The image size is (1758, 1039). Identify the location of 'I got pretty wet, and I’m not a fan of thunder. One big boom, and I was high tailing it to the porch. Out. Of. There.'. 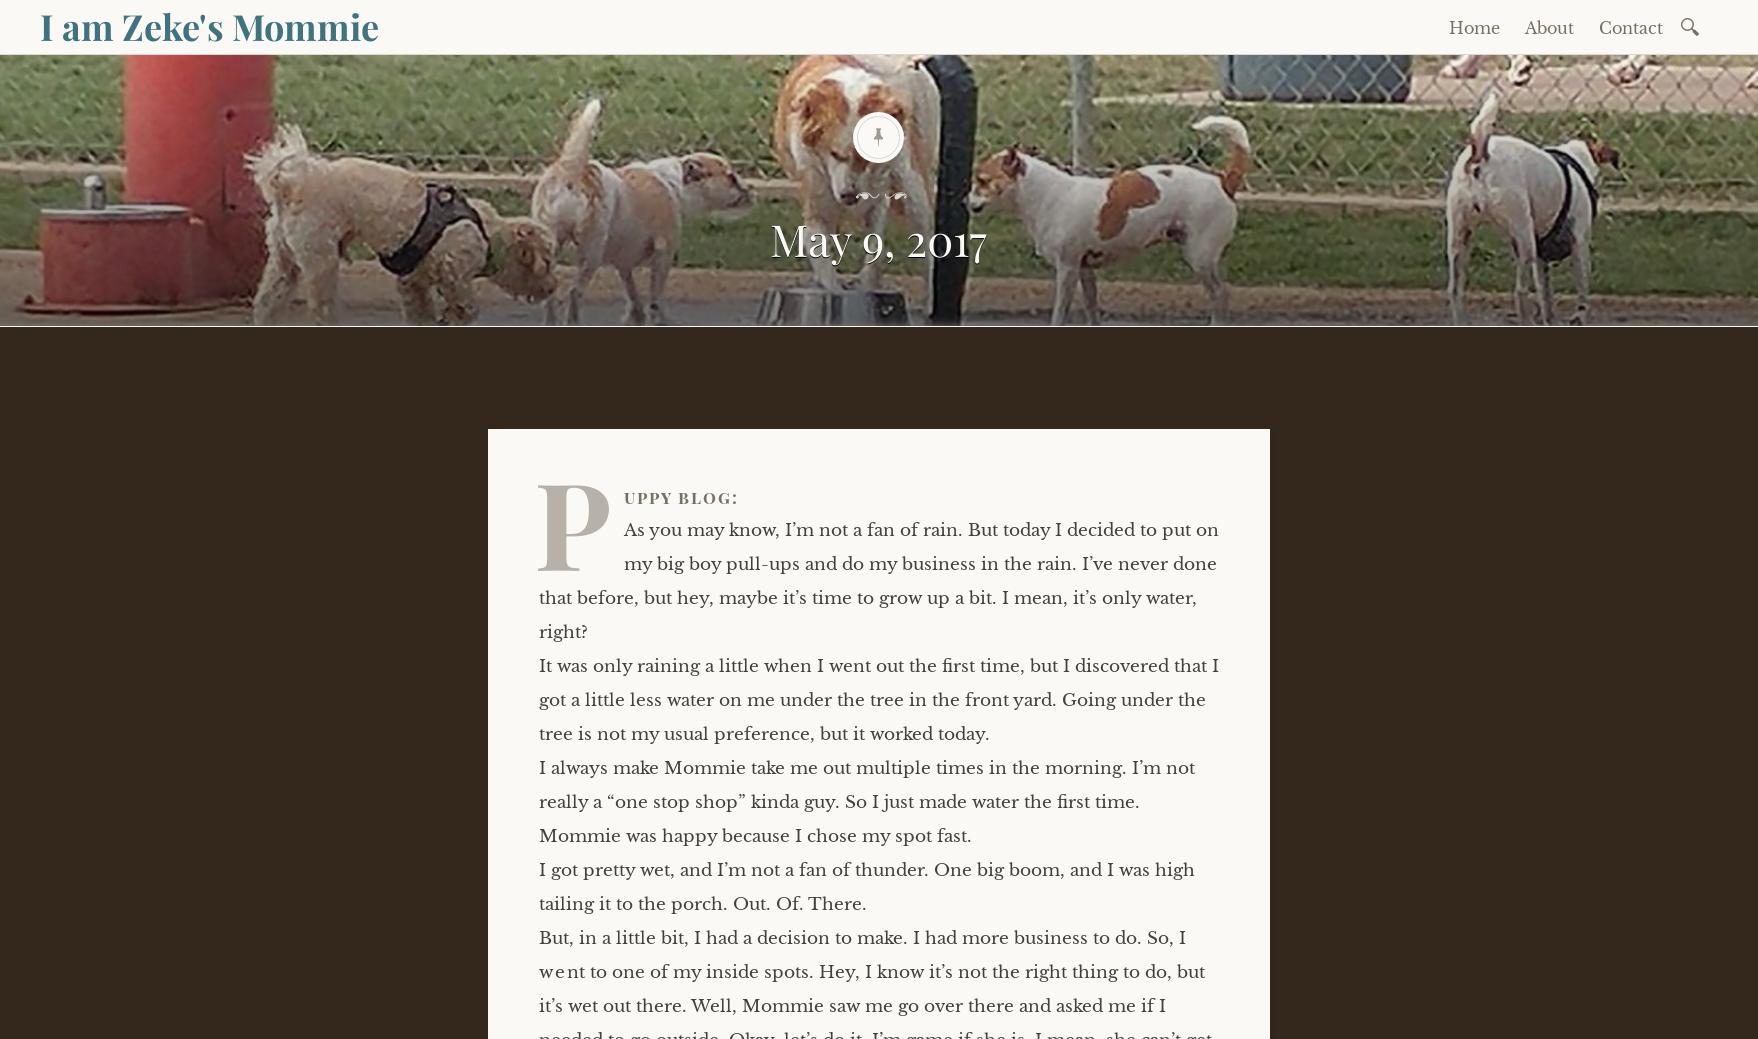
(538, 886).